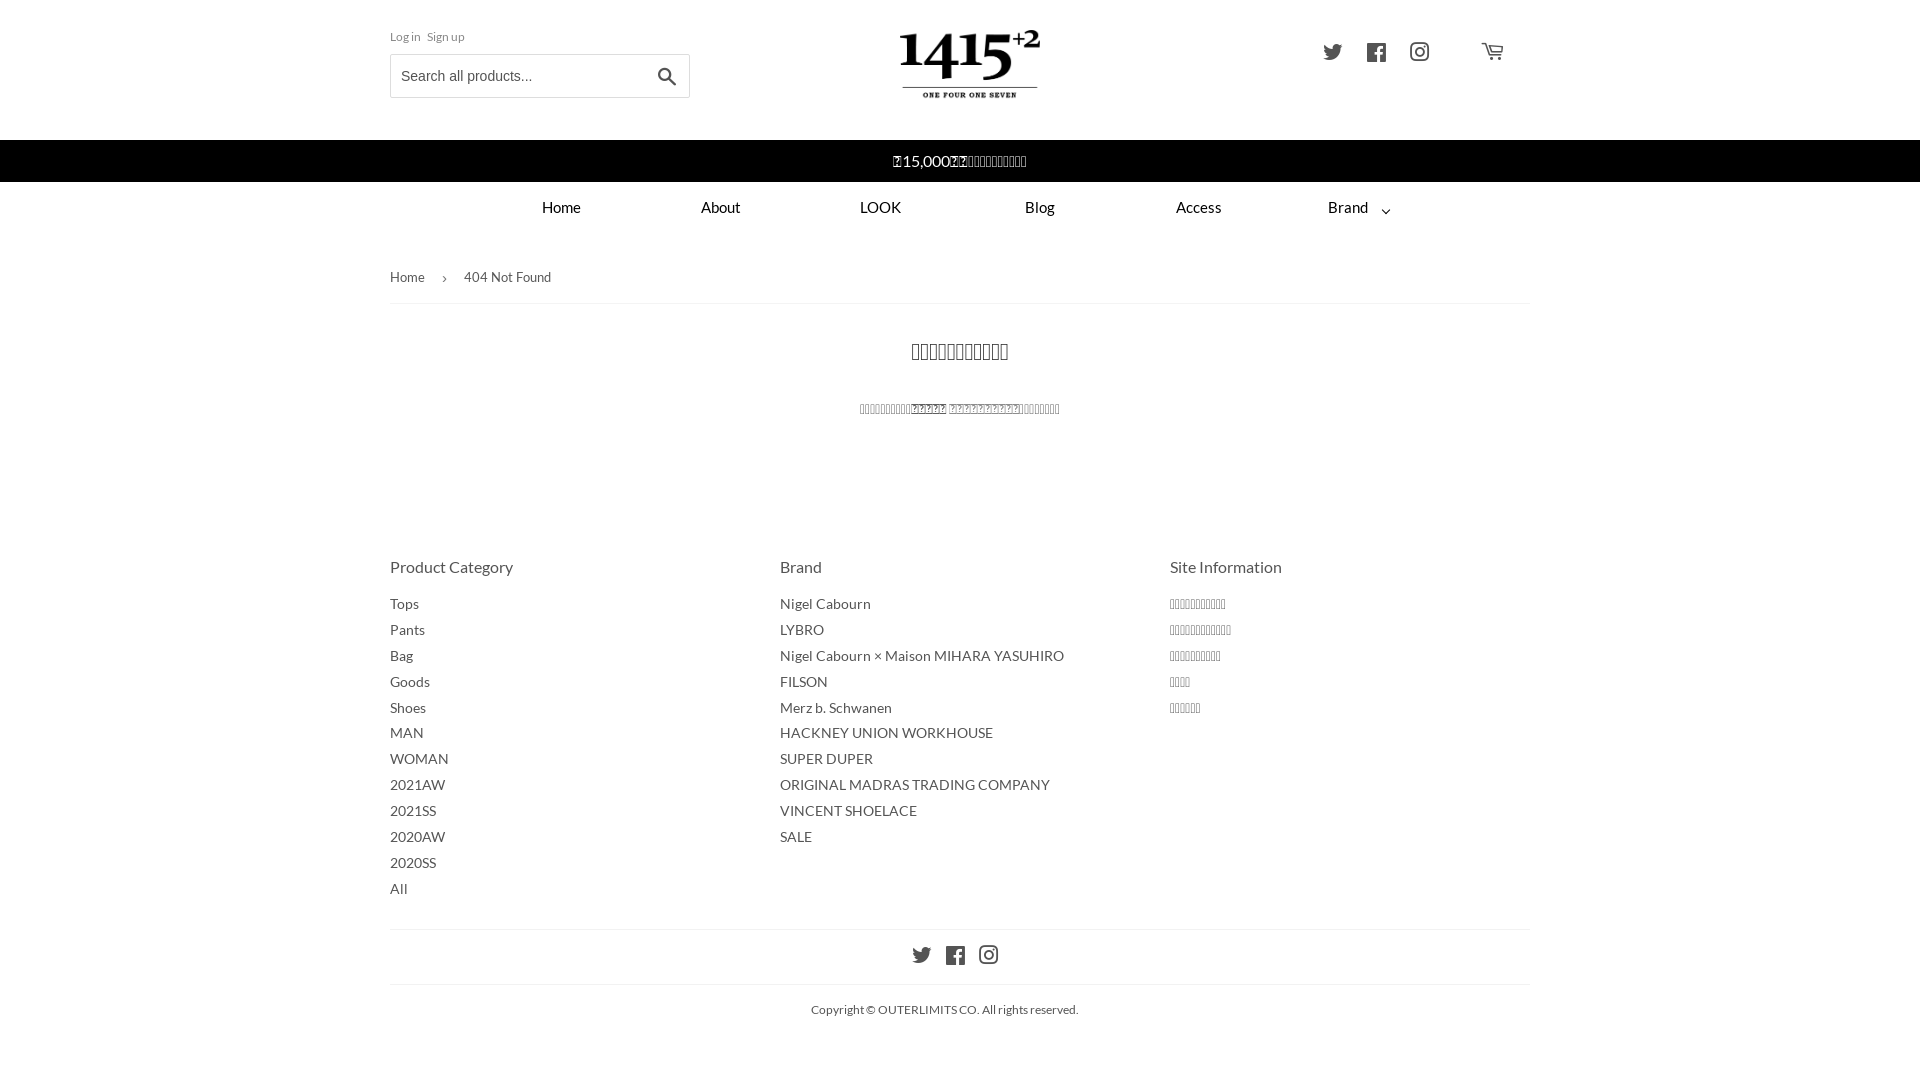 The image size is (1920, 1080). Describe the element at coordinates (389, 861) in the screenshot. I see `'2020SS'` at that location.